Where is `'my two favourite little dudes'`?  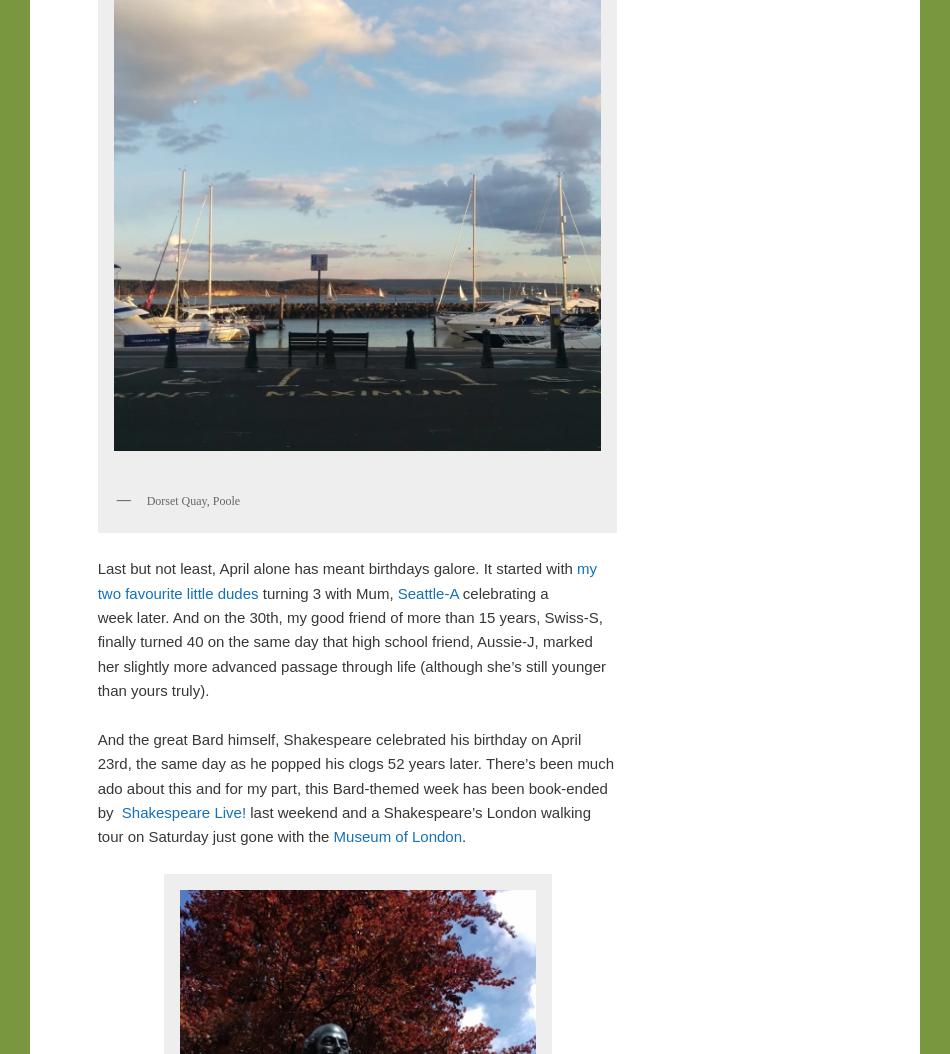 'my two favourite little dudes' is located at coordinates (346, 580).